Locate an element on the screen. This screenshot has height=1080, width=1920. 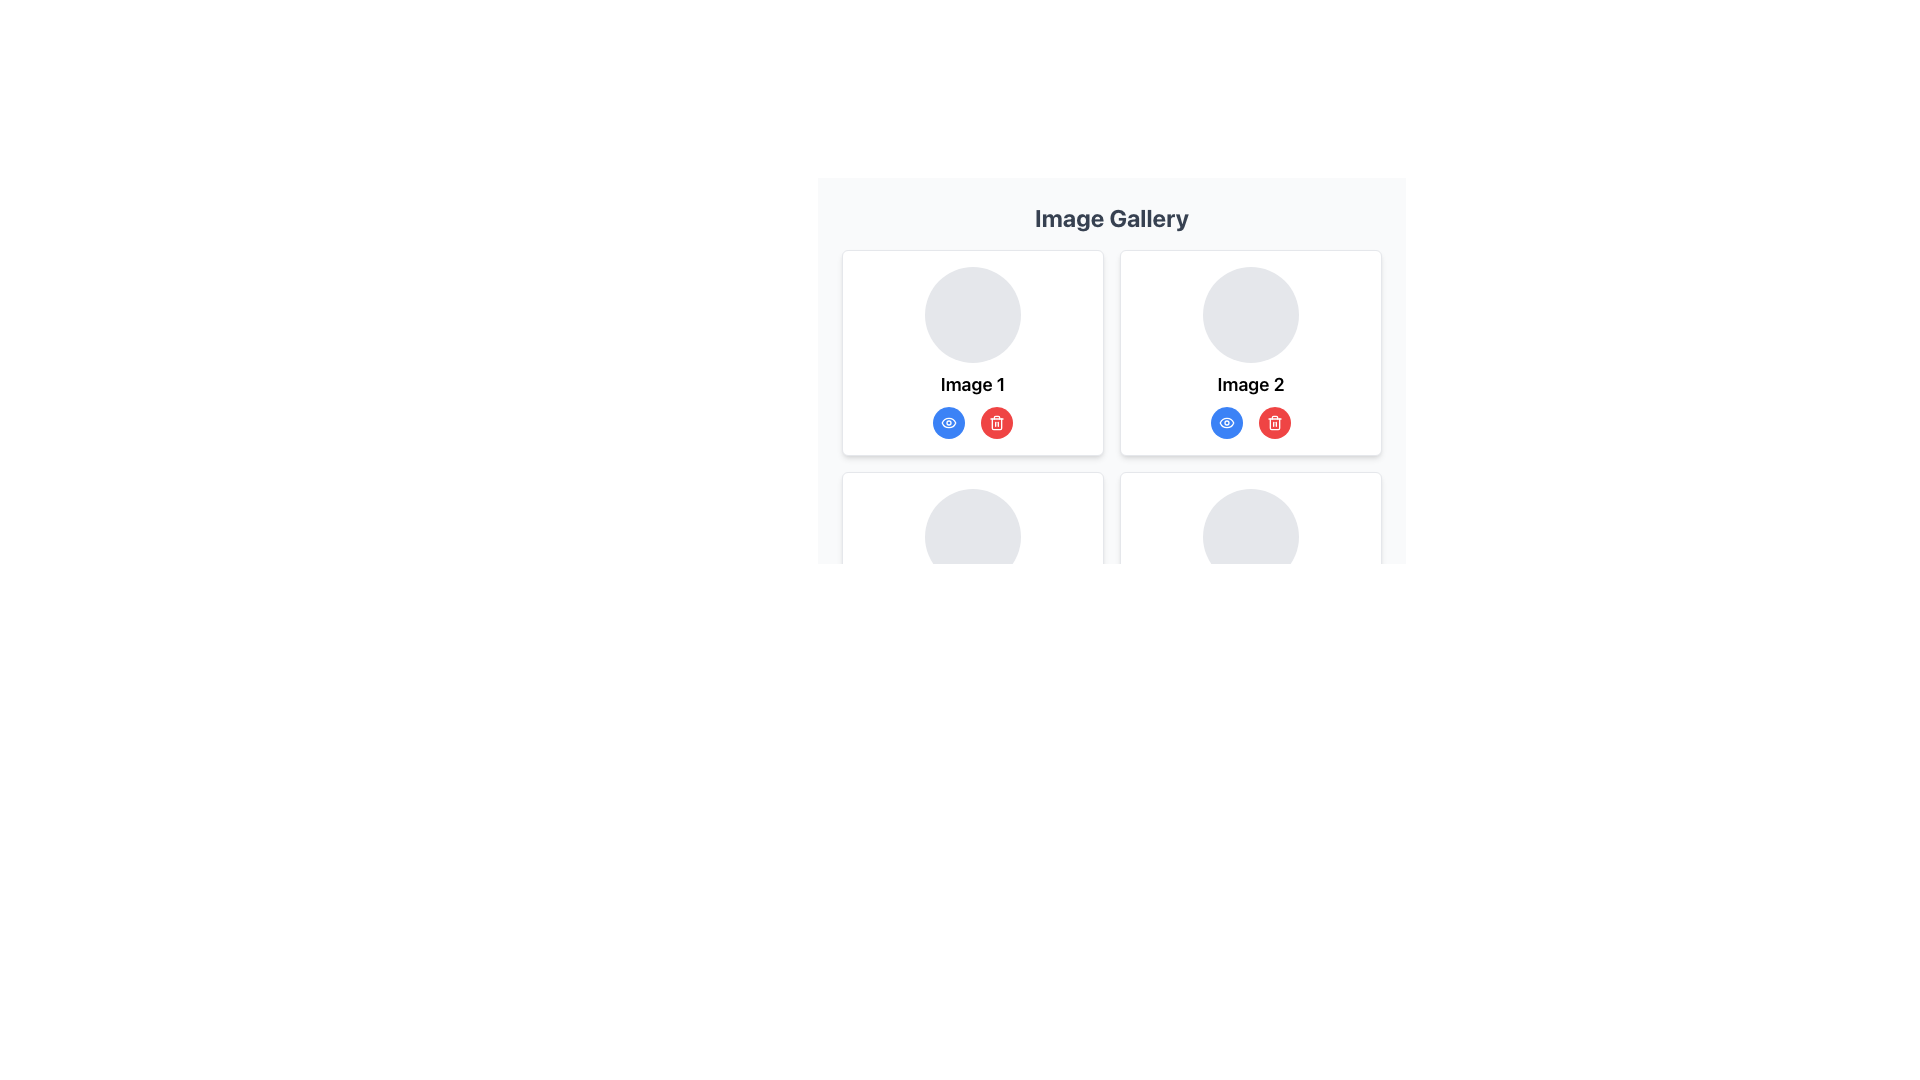
the circular blue button with an eye icon to observe the hover effect is located at coordinates (1226, 422).